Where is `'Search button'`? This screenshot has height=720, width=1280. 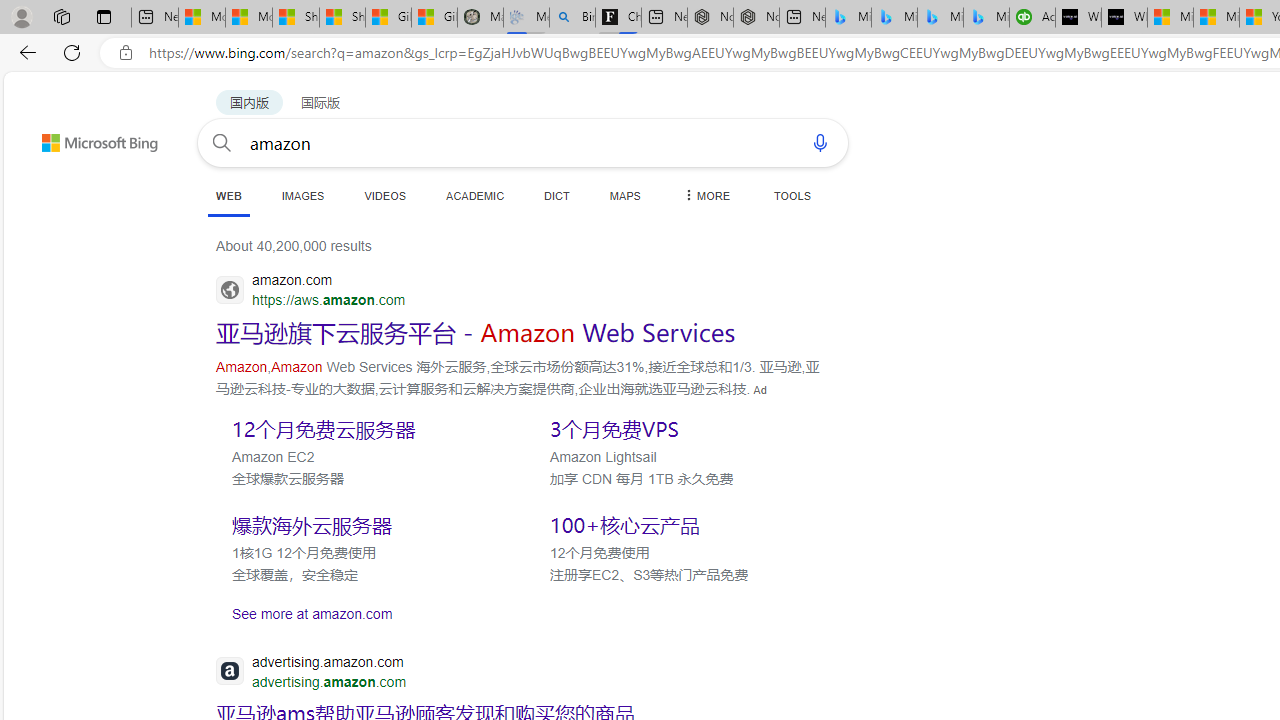
'Search button' is located at coordinates (222, 141).